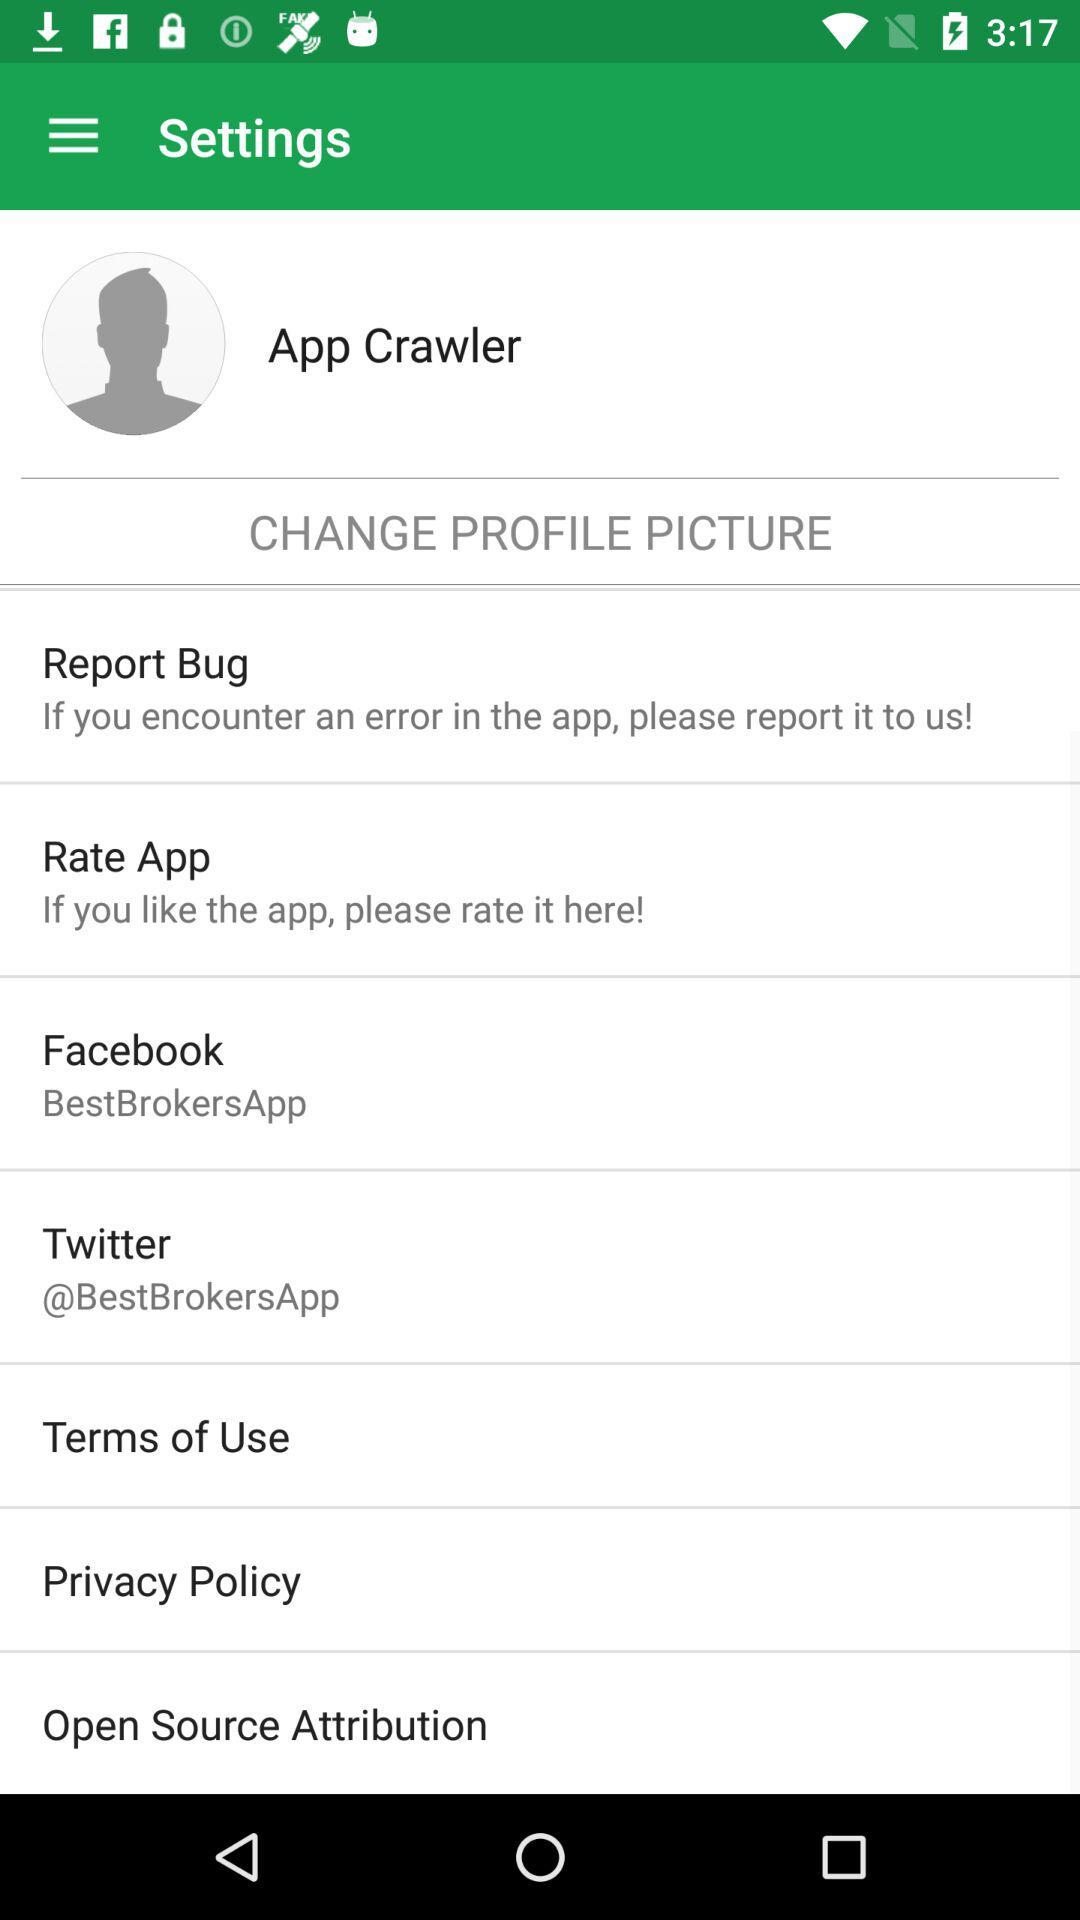  What do you see at coordinates (72, 135) in the screenshot?
I see `the icon to the left of settings icon` at bounding box center [72, 135].